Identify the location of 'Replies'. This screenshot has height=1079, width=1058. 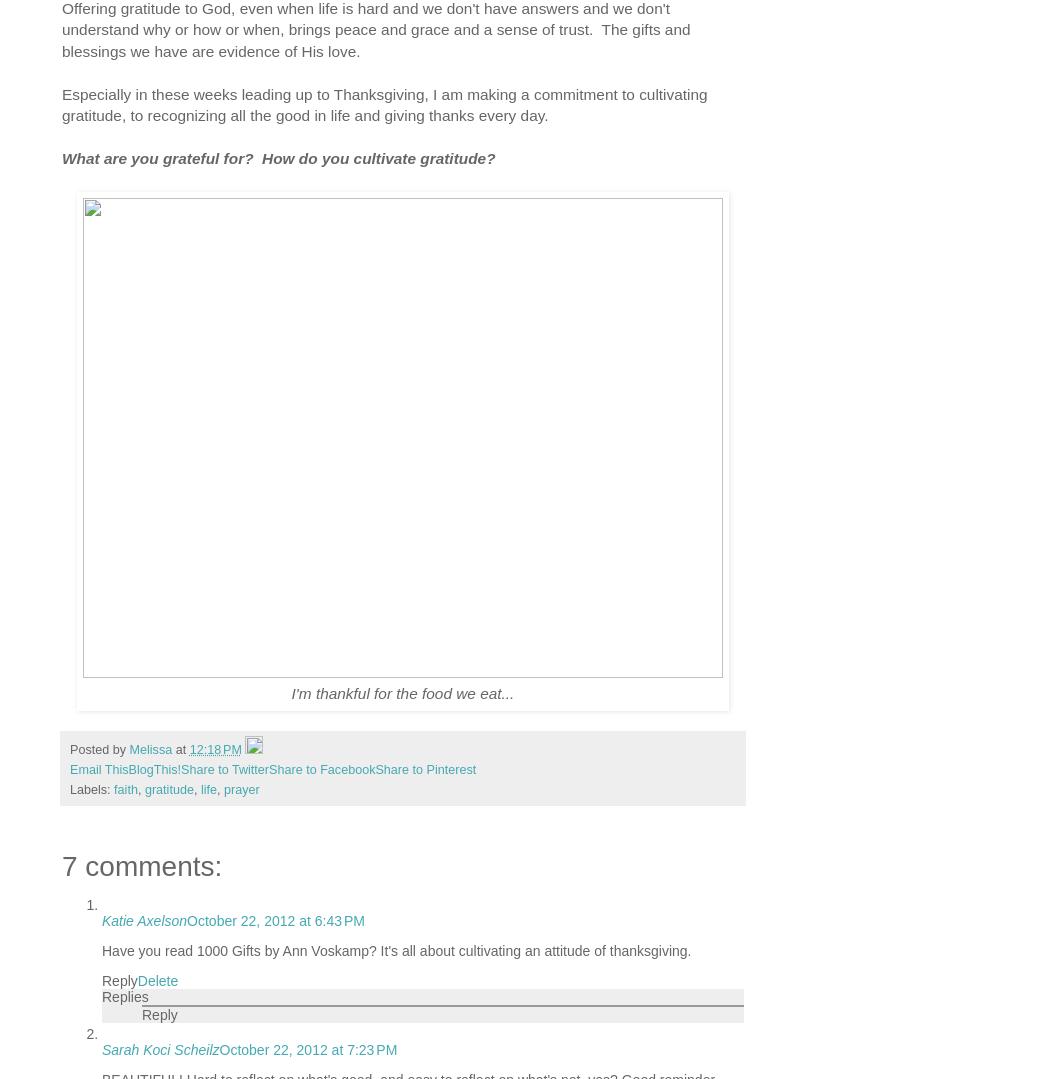
(100, 996).